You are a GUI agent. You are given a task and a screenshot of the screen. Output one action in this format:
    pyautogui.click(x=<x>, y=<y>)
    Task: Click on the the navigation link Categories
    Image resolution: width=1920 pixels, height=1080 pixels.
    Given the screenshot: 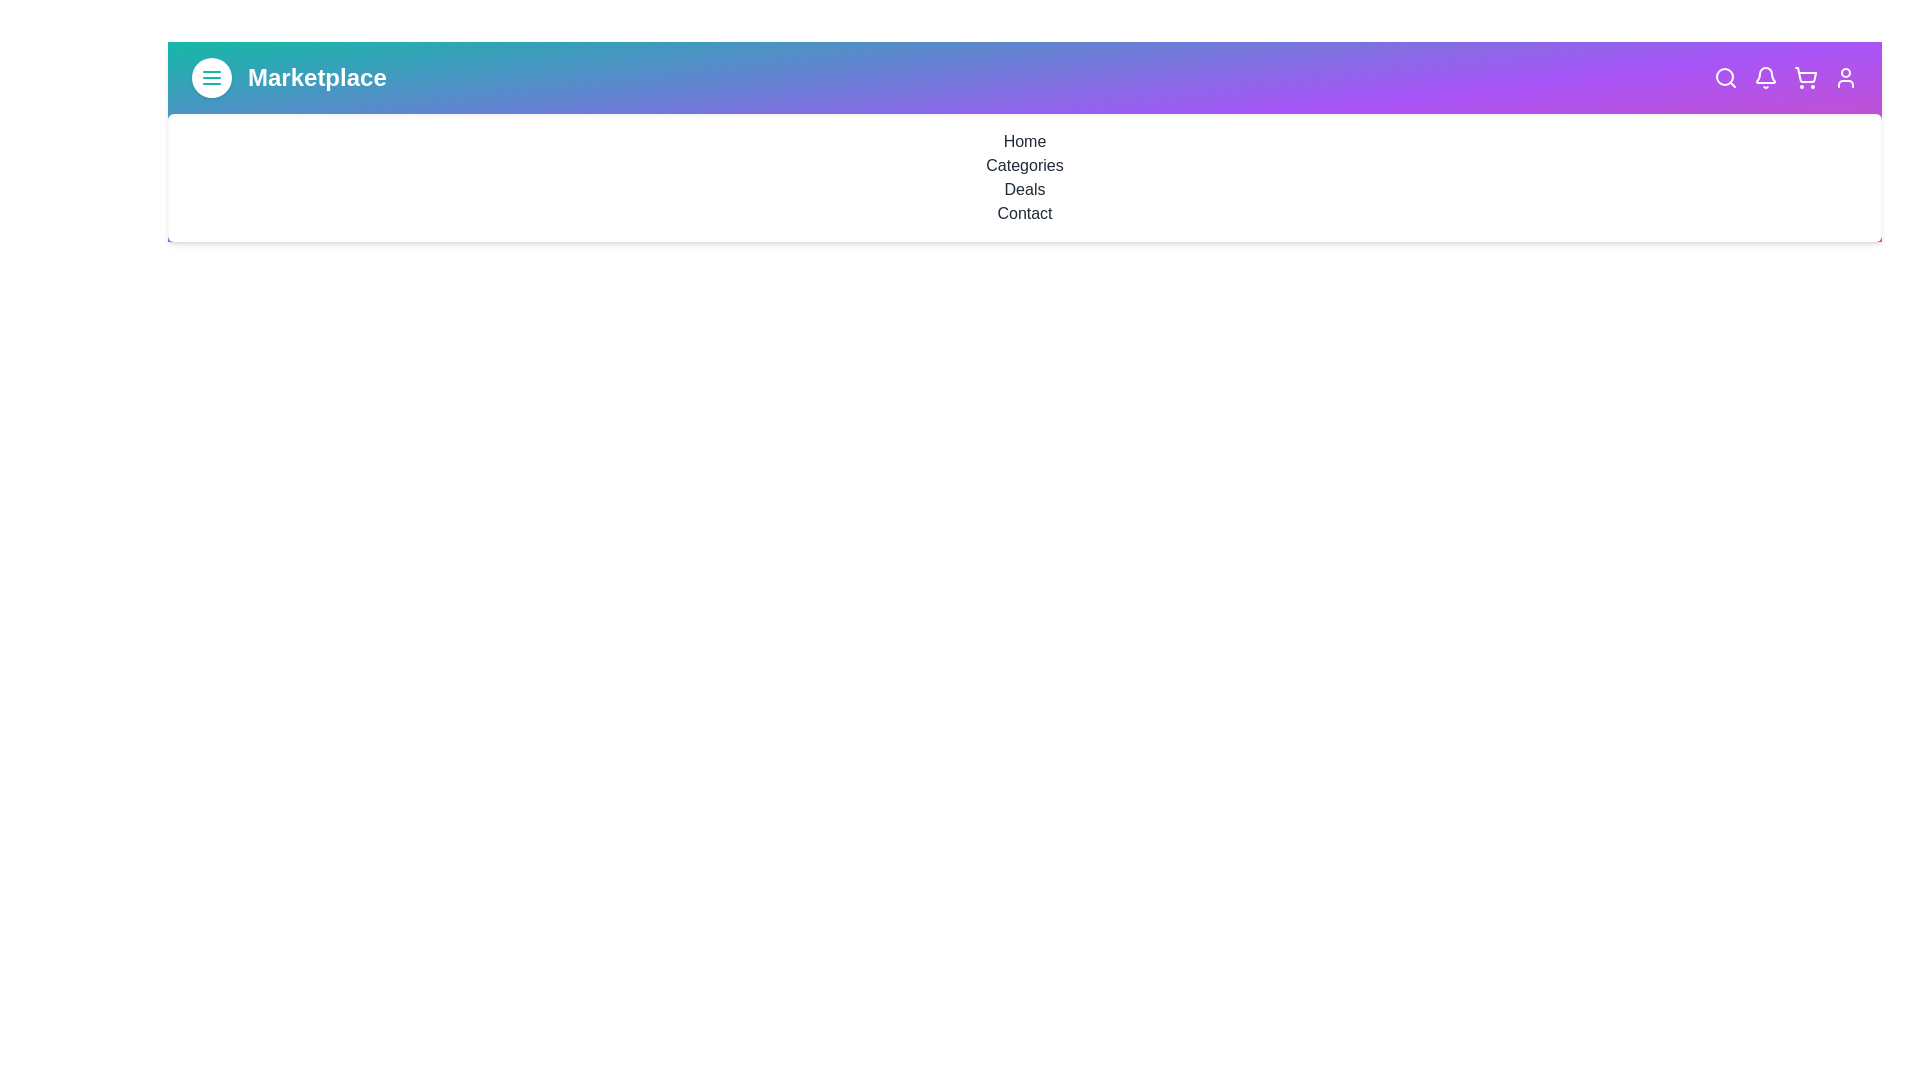 What is the action you would take?
    pyautogui.click(x=1025, y=164)
    